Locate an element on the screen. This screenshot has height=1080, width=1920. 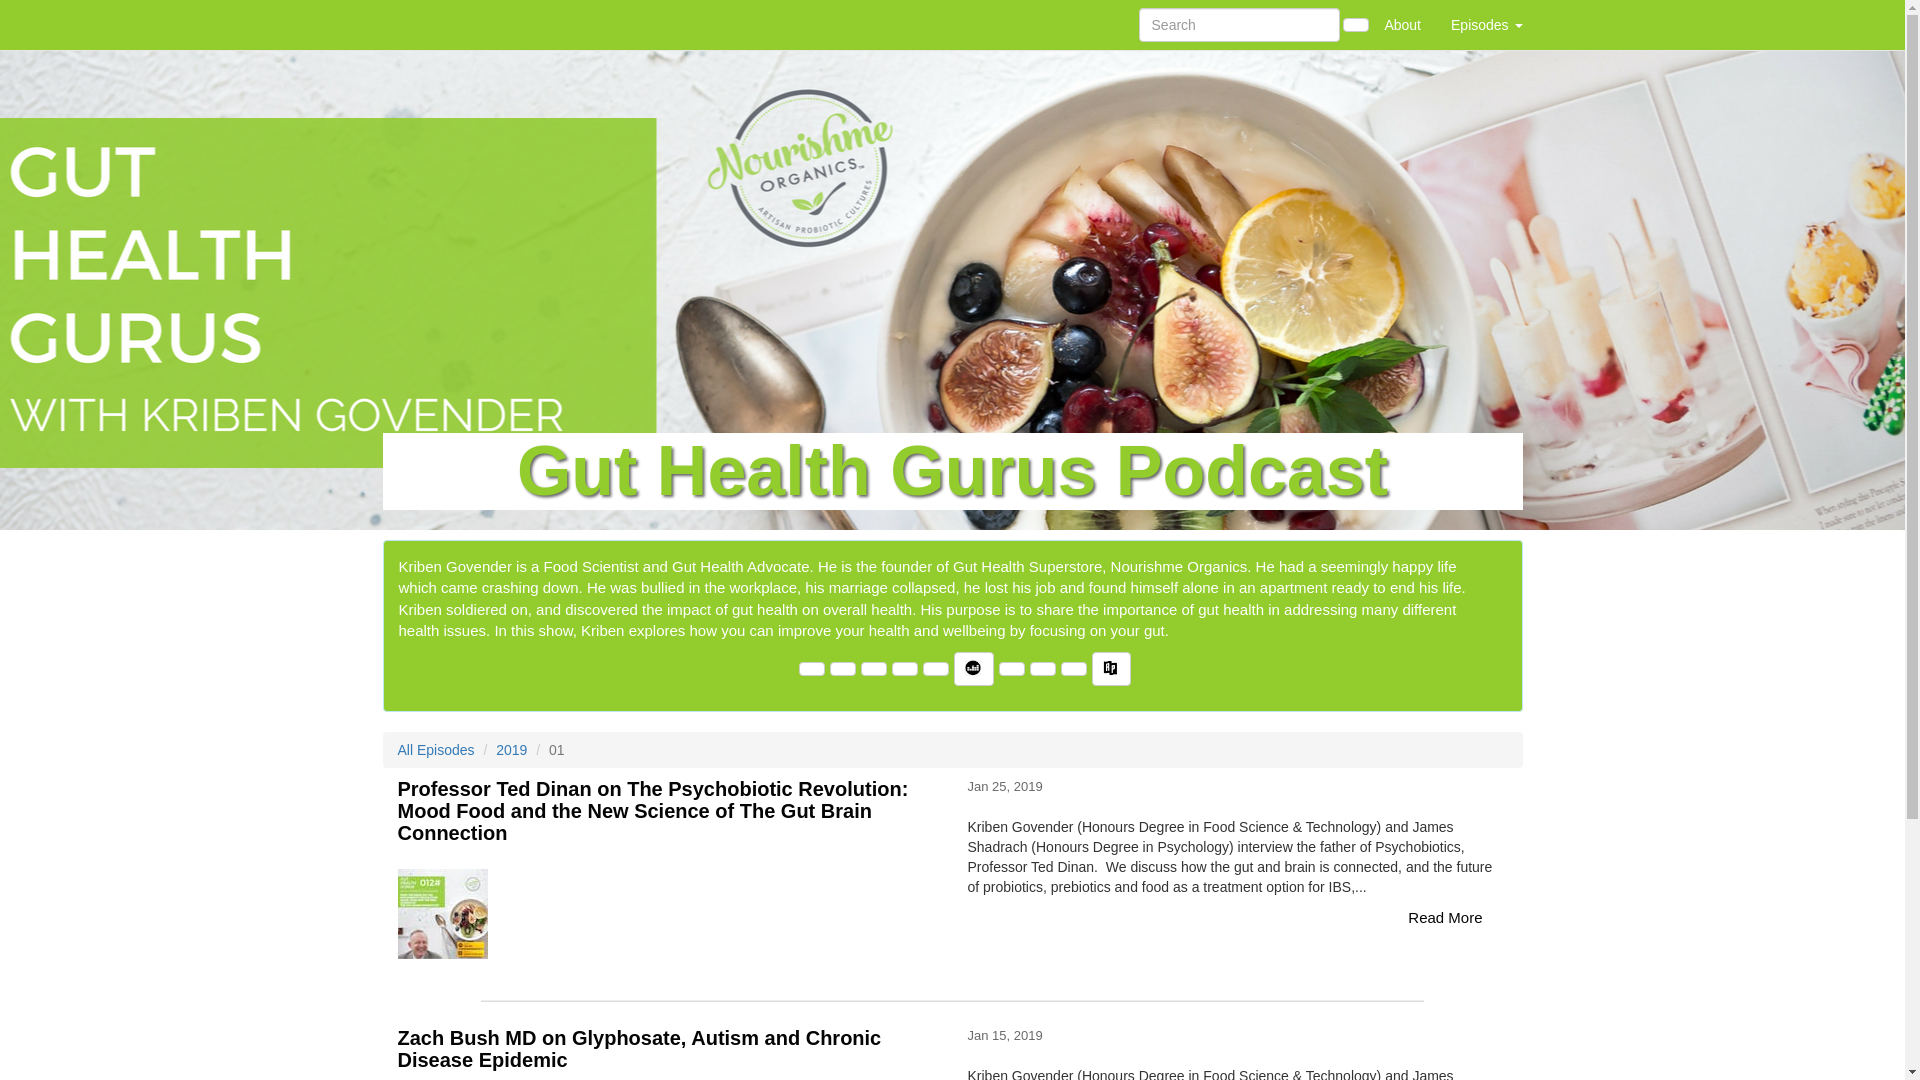
'Episodes' is located at coordinates (1434, 24).